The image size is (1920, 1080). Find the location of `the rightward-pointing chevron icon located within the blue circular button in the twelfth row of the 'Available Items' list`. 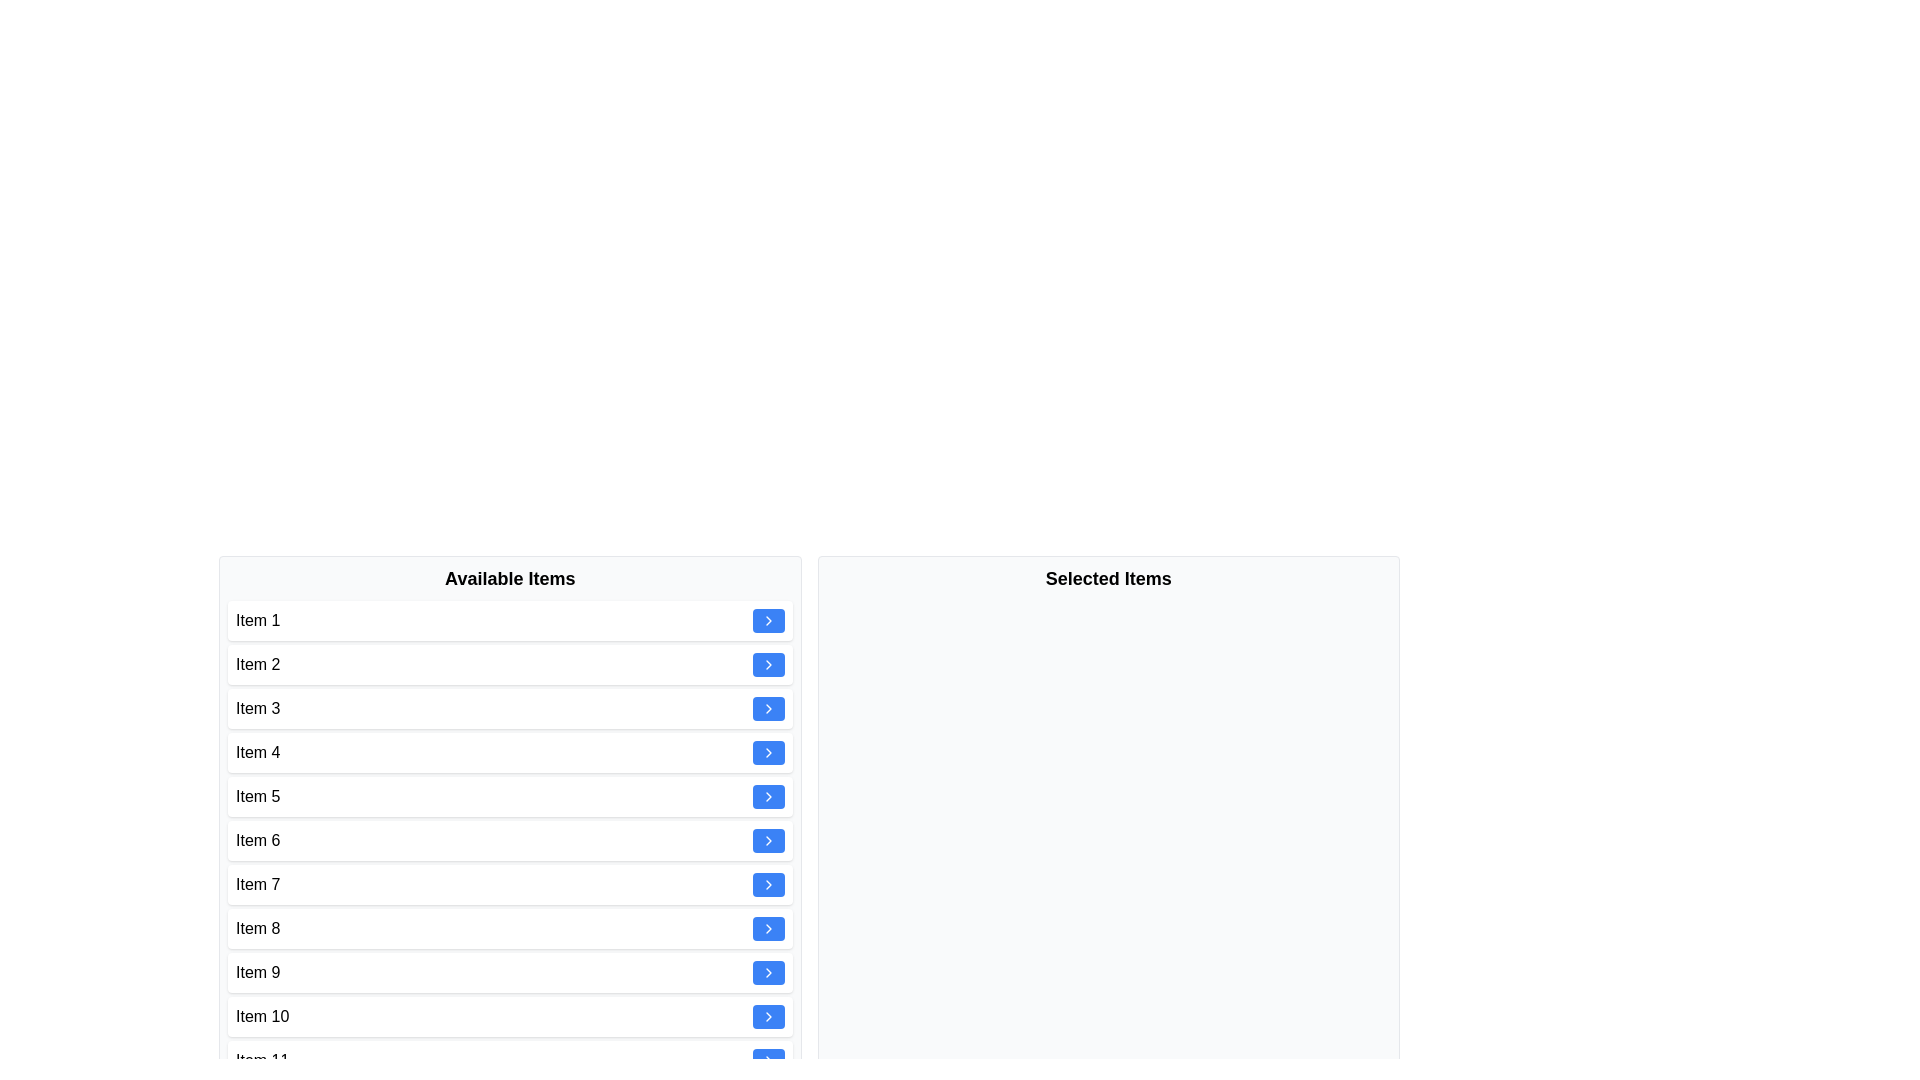

the rightward-pointing chevron icon located within the blue circular button in the twelfth row of the 'Available Items' list is located at coordinates (767, 1017).